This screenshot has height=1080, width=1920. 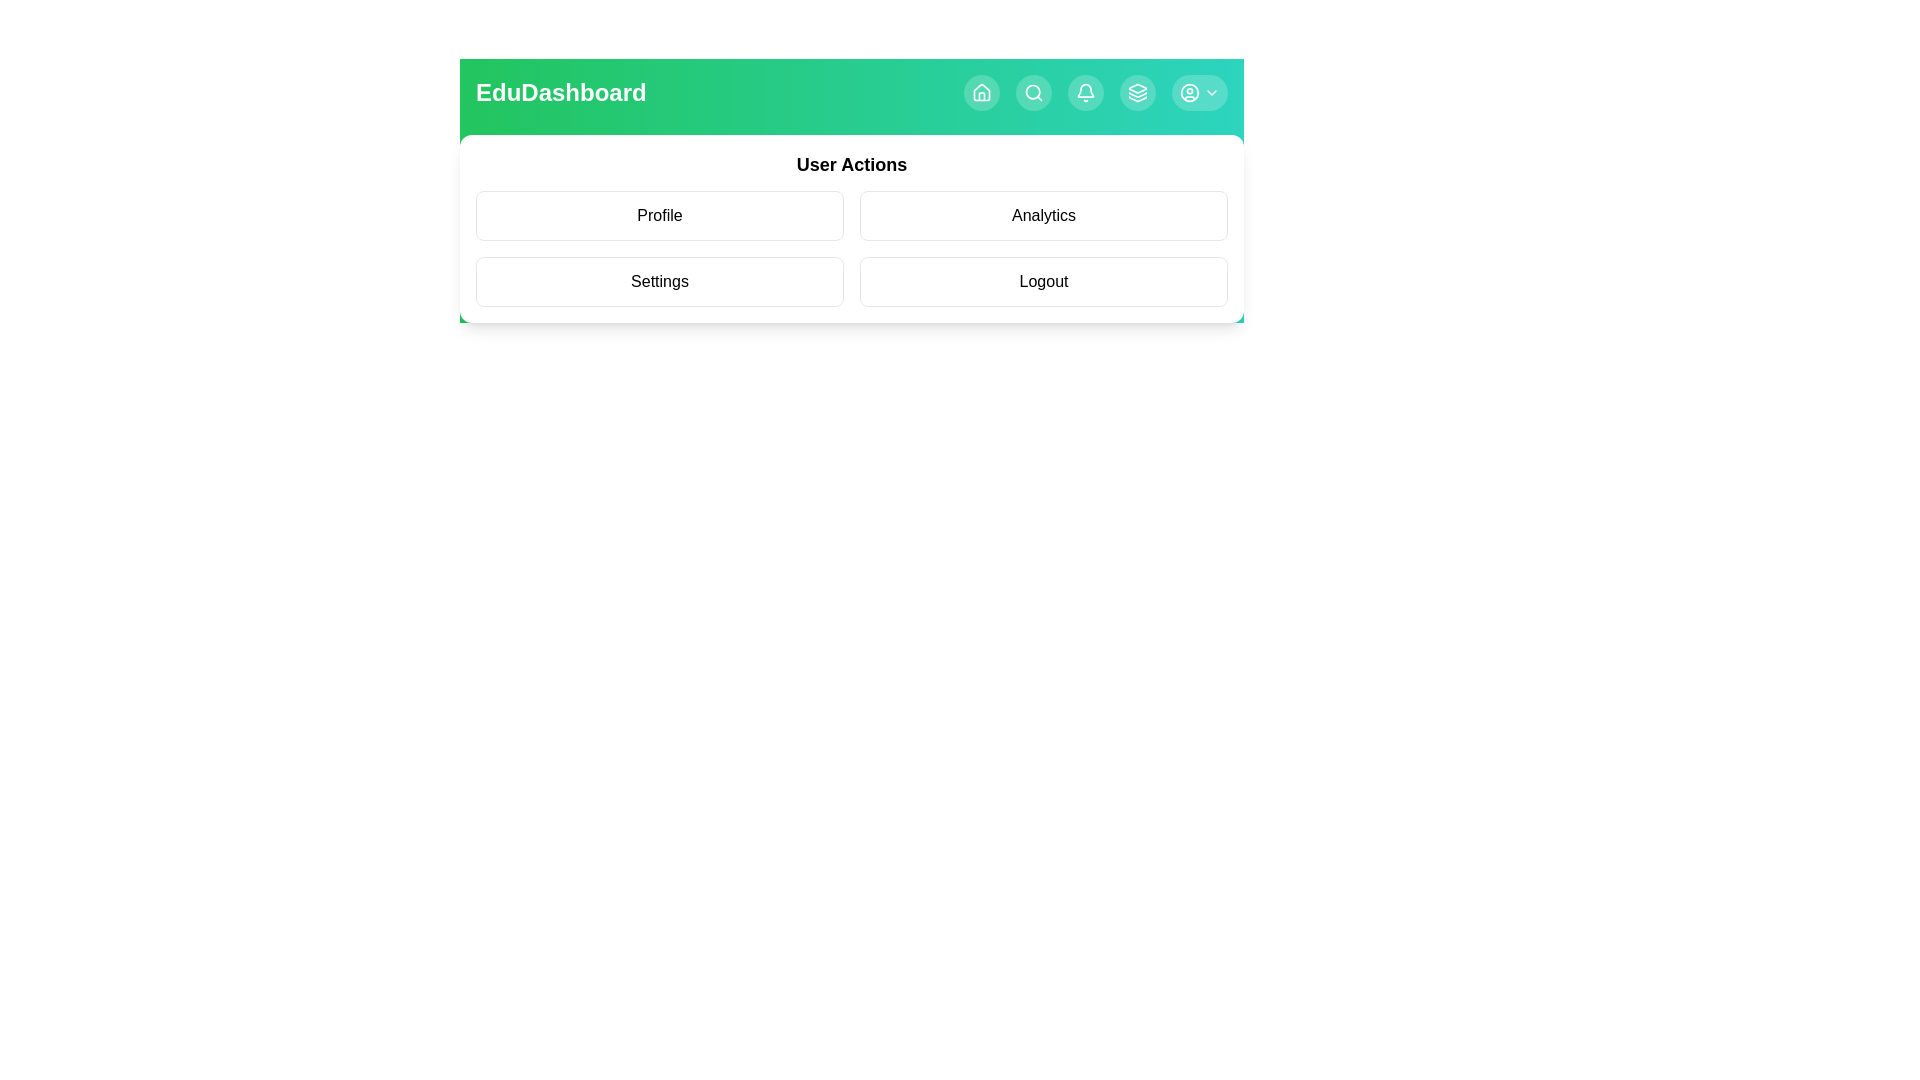 I want to click on the user action item Analytics from the menu, so click(x=1042, y=216).